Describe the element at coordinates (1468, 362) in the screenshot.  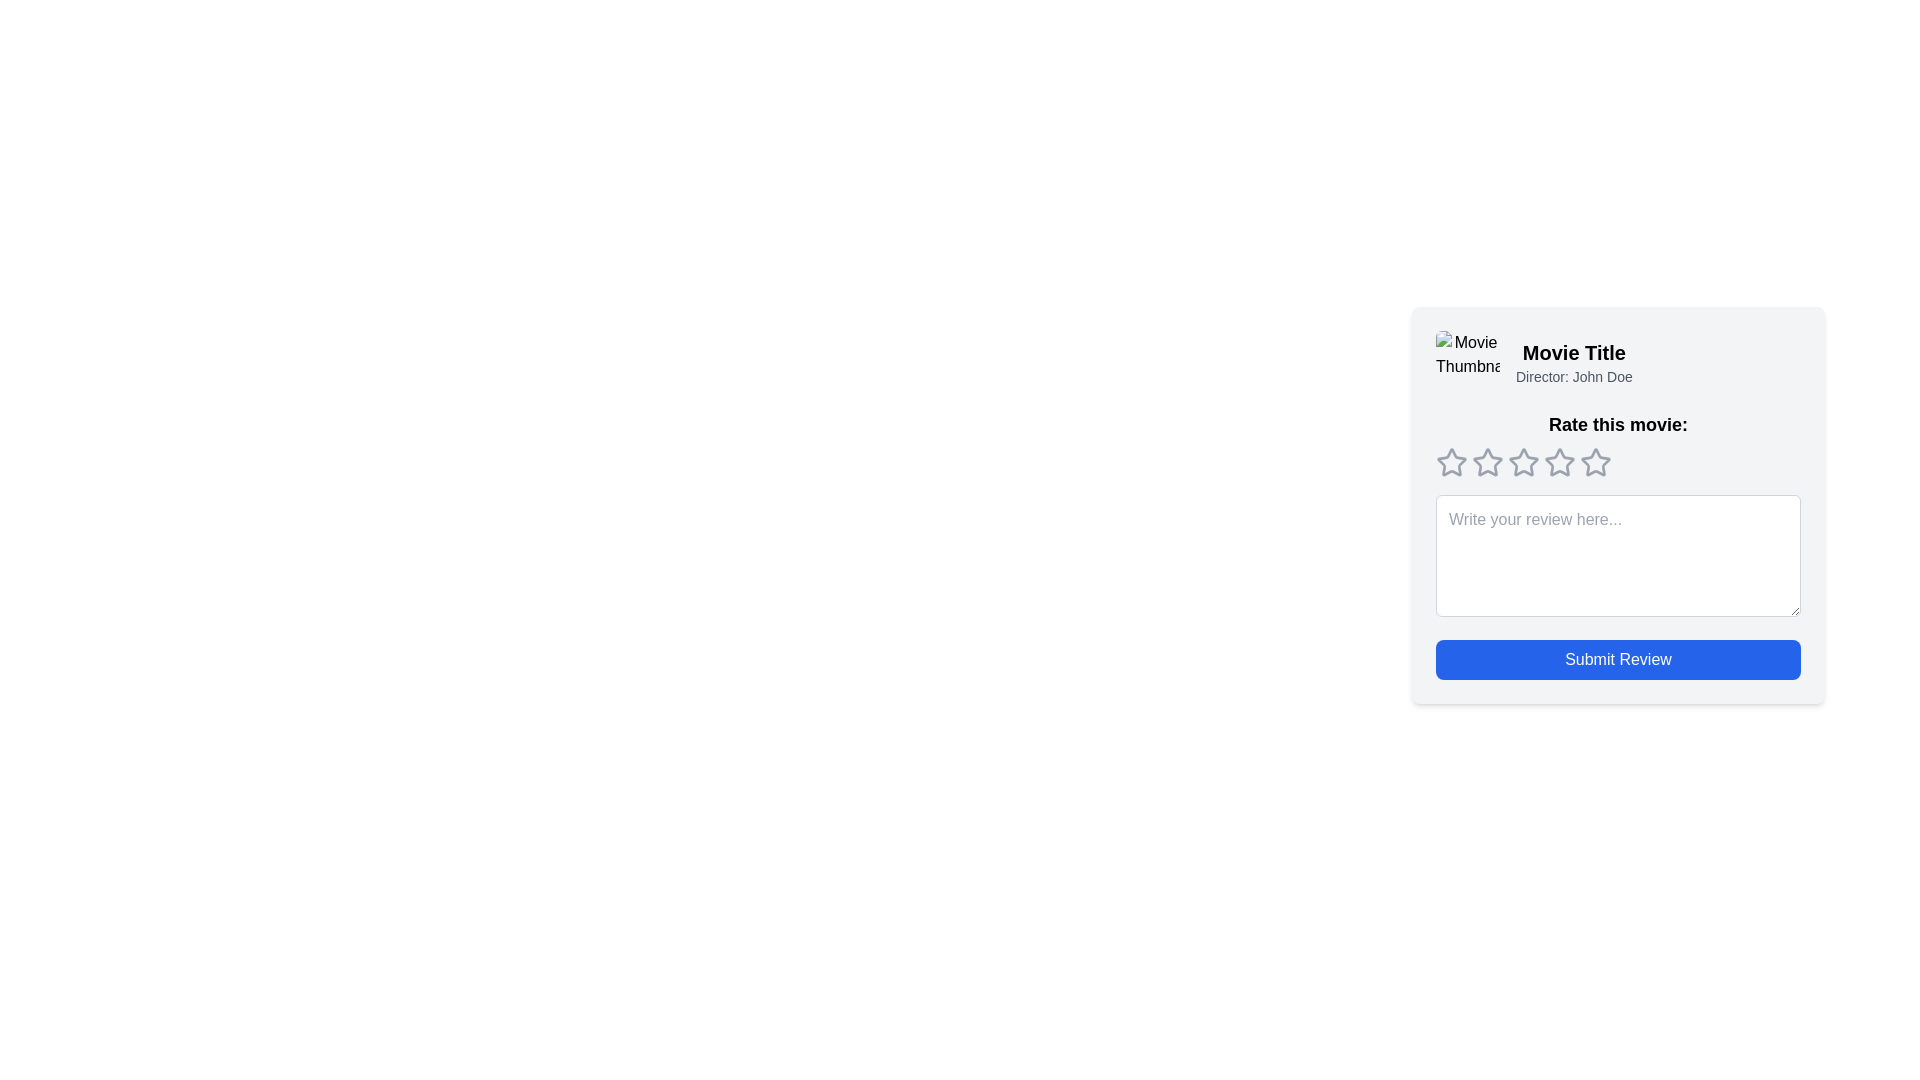
I see `the square-shaped thumbnail image with rounded corners labeled 'Movie Thumbnail'` at that location.